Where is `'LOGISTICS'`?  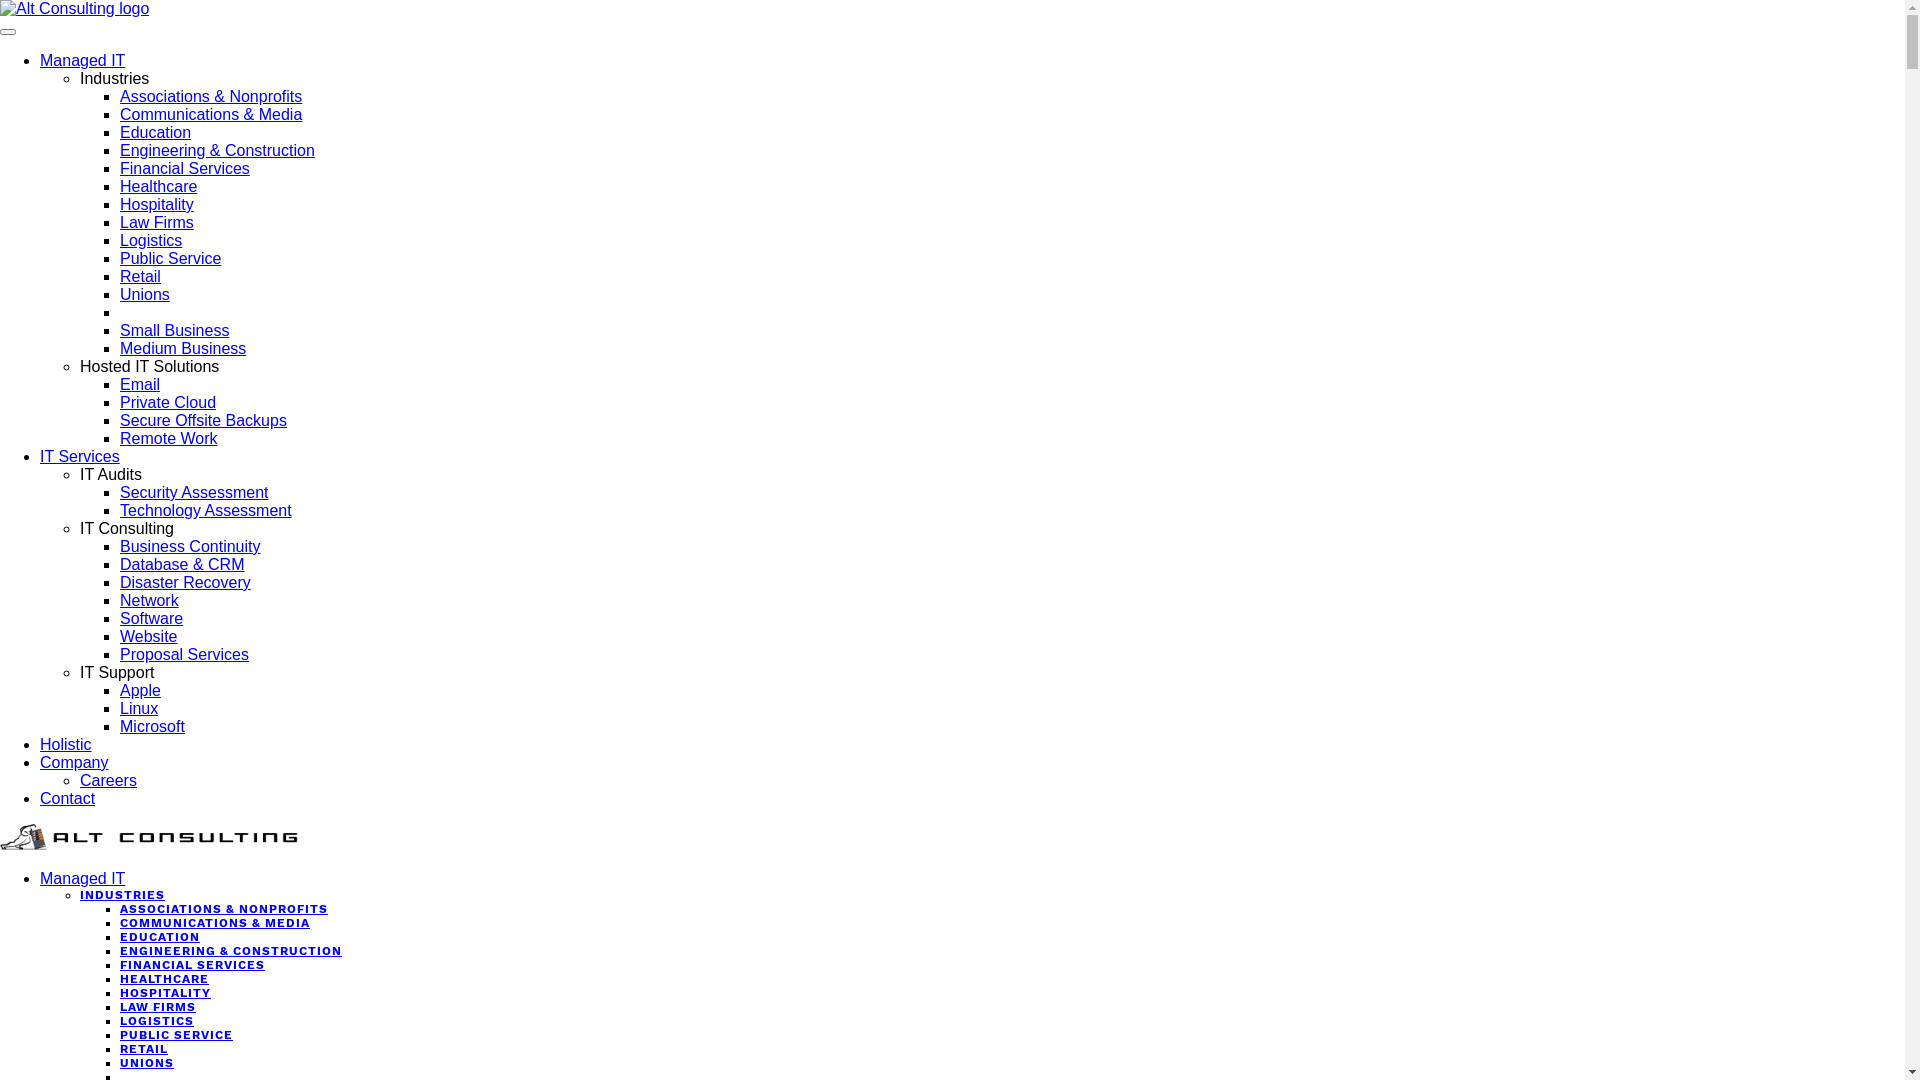
'LOGISTICS' is located at coordinates (156, 1021).